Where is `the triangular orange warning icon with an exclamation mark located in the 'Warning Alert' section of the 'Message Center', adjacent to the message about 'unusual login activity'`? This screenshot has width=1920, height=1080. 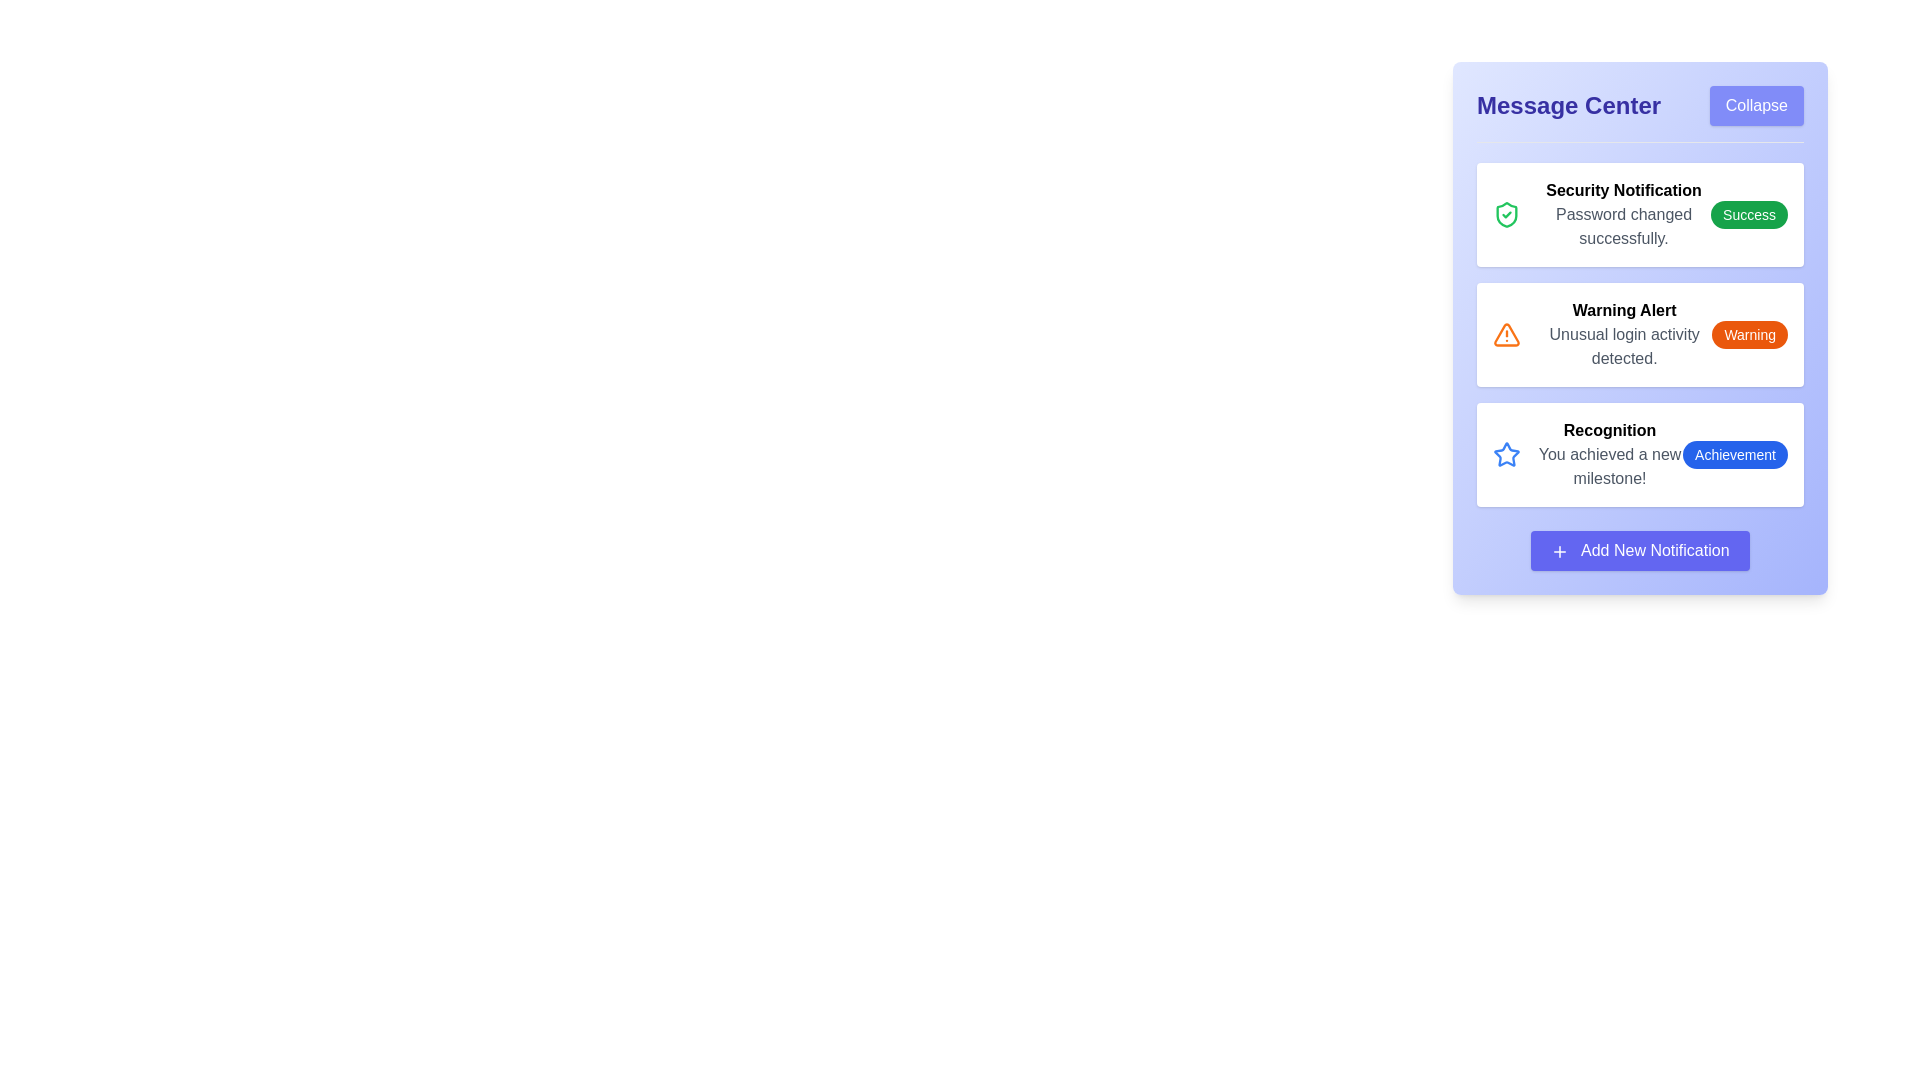
the triangular orange warning icon with an exclamation mark located in the 'Warning Alert' section of the 'Message Center', adjacent to the message about 'unusual login activity' is located at coordinates (1507, 334).